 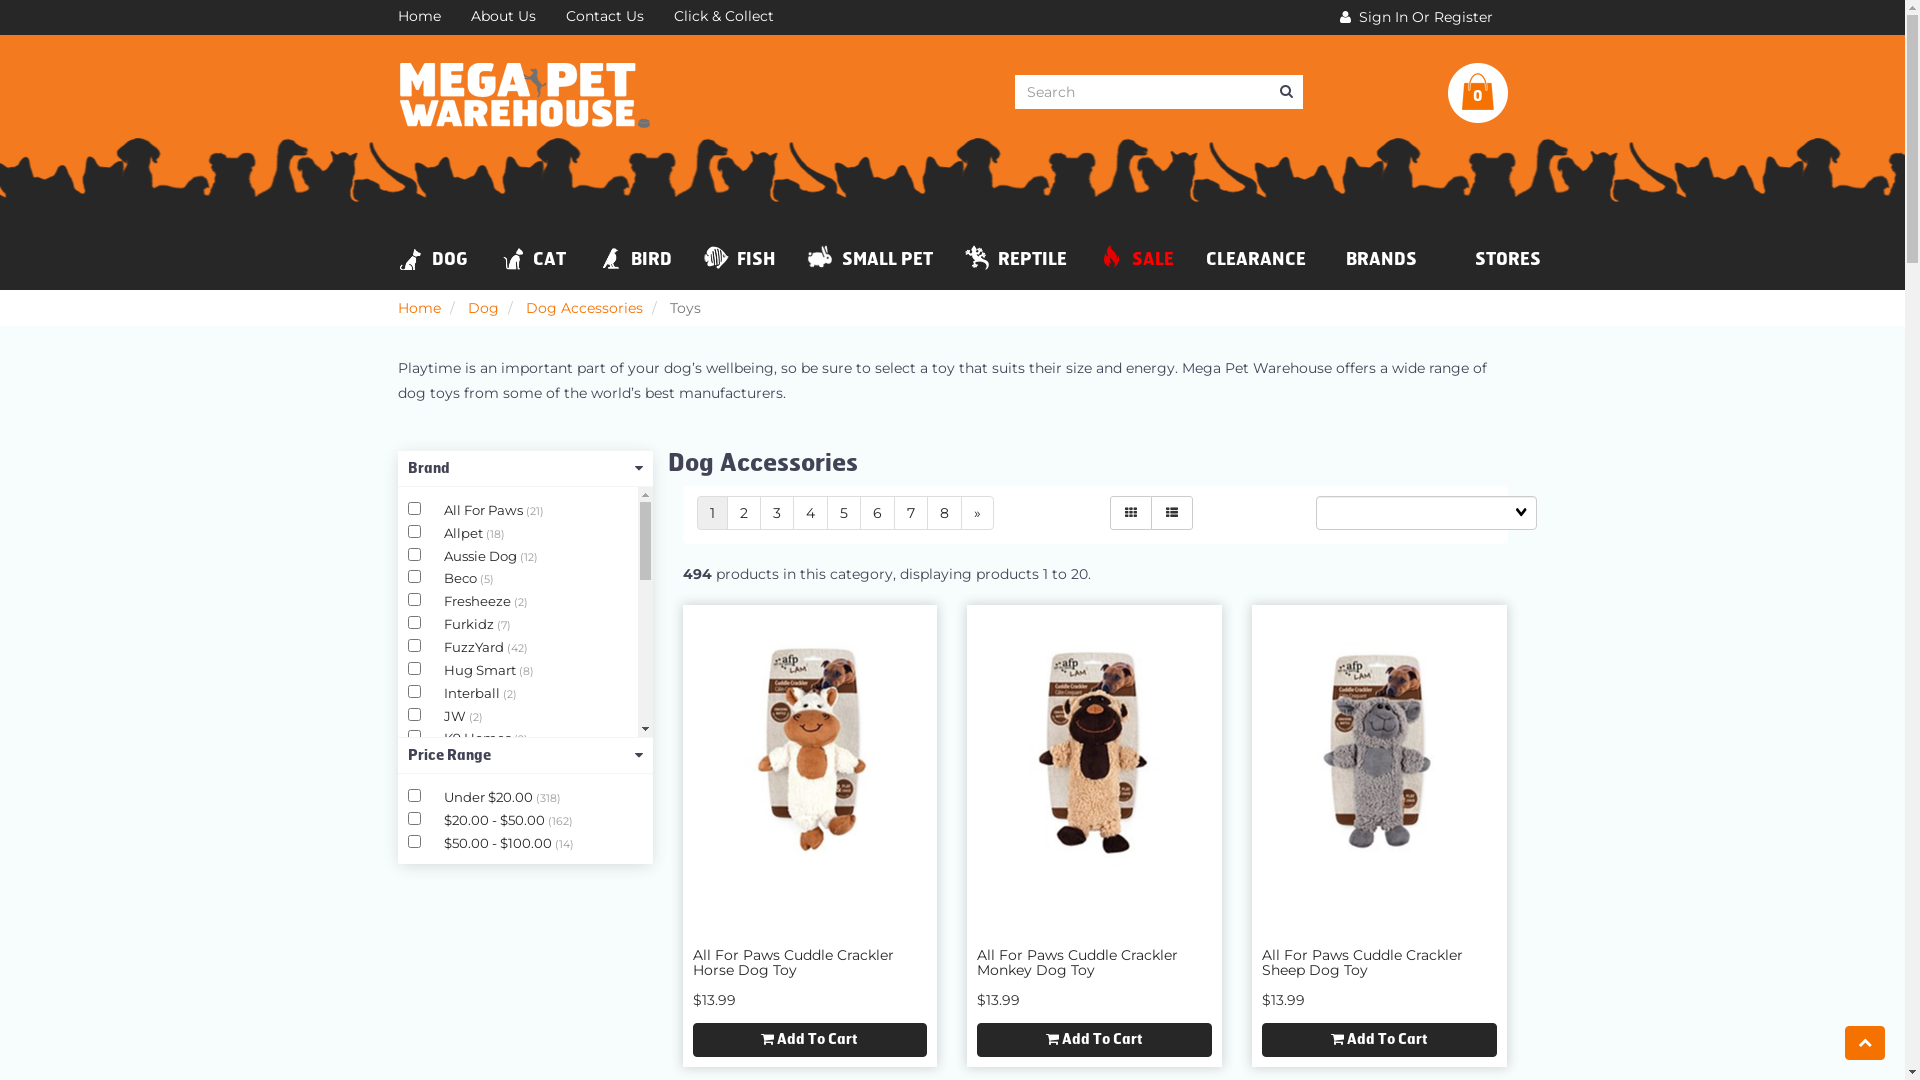 What do you see at coordinates (478, 737) in the screenshot?
I see `'K9 Homes'` at bounding box center [478, 737].